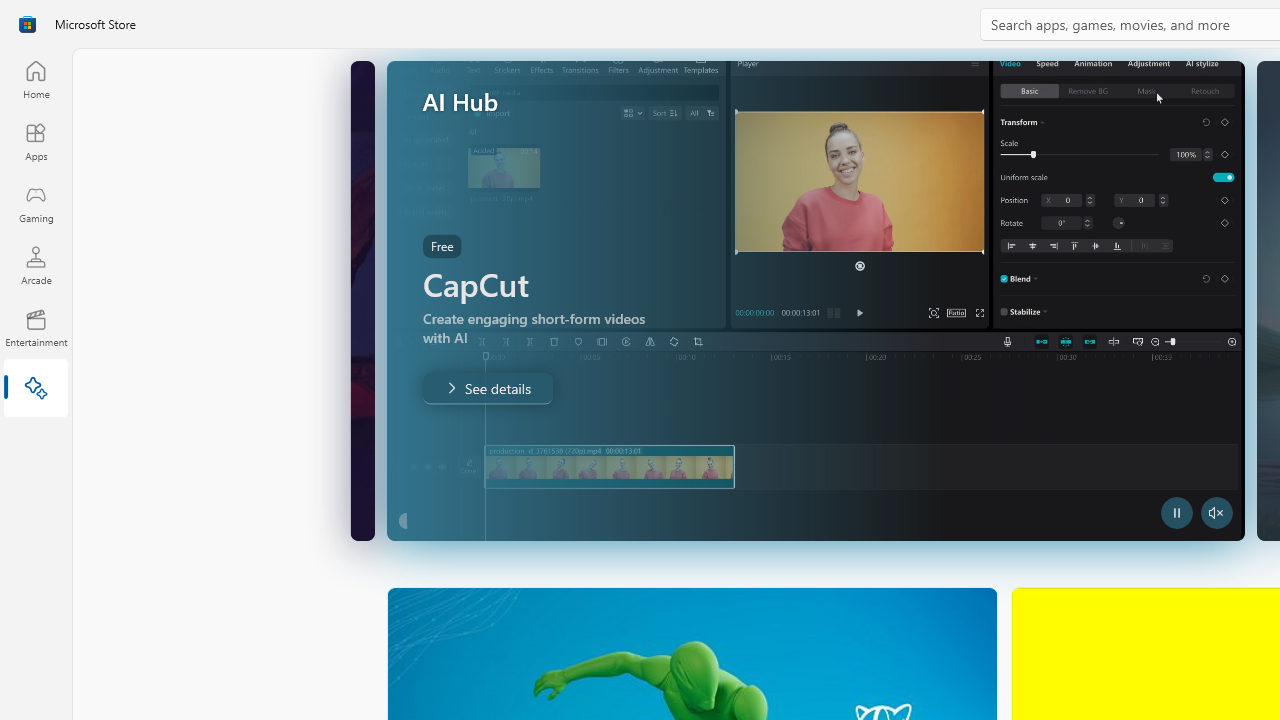 Image resolution: width=1280 pixels, height=720 pixels. Describe the element at coordinates (27, 24) in the screenshot. I see `'Class: Image'` at that location.